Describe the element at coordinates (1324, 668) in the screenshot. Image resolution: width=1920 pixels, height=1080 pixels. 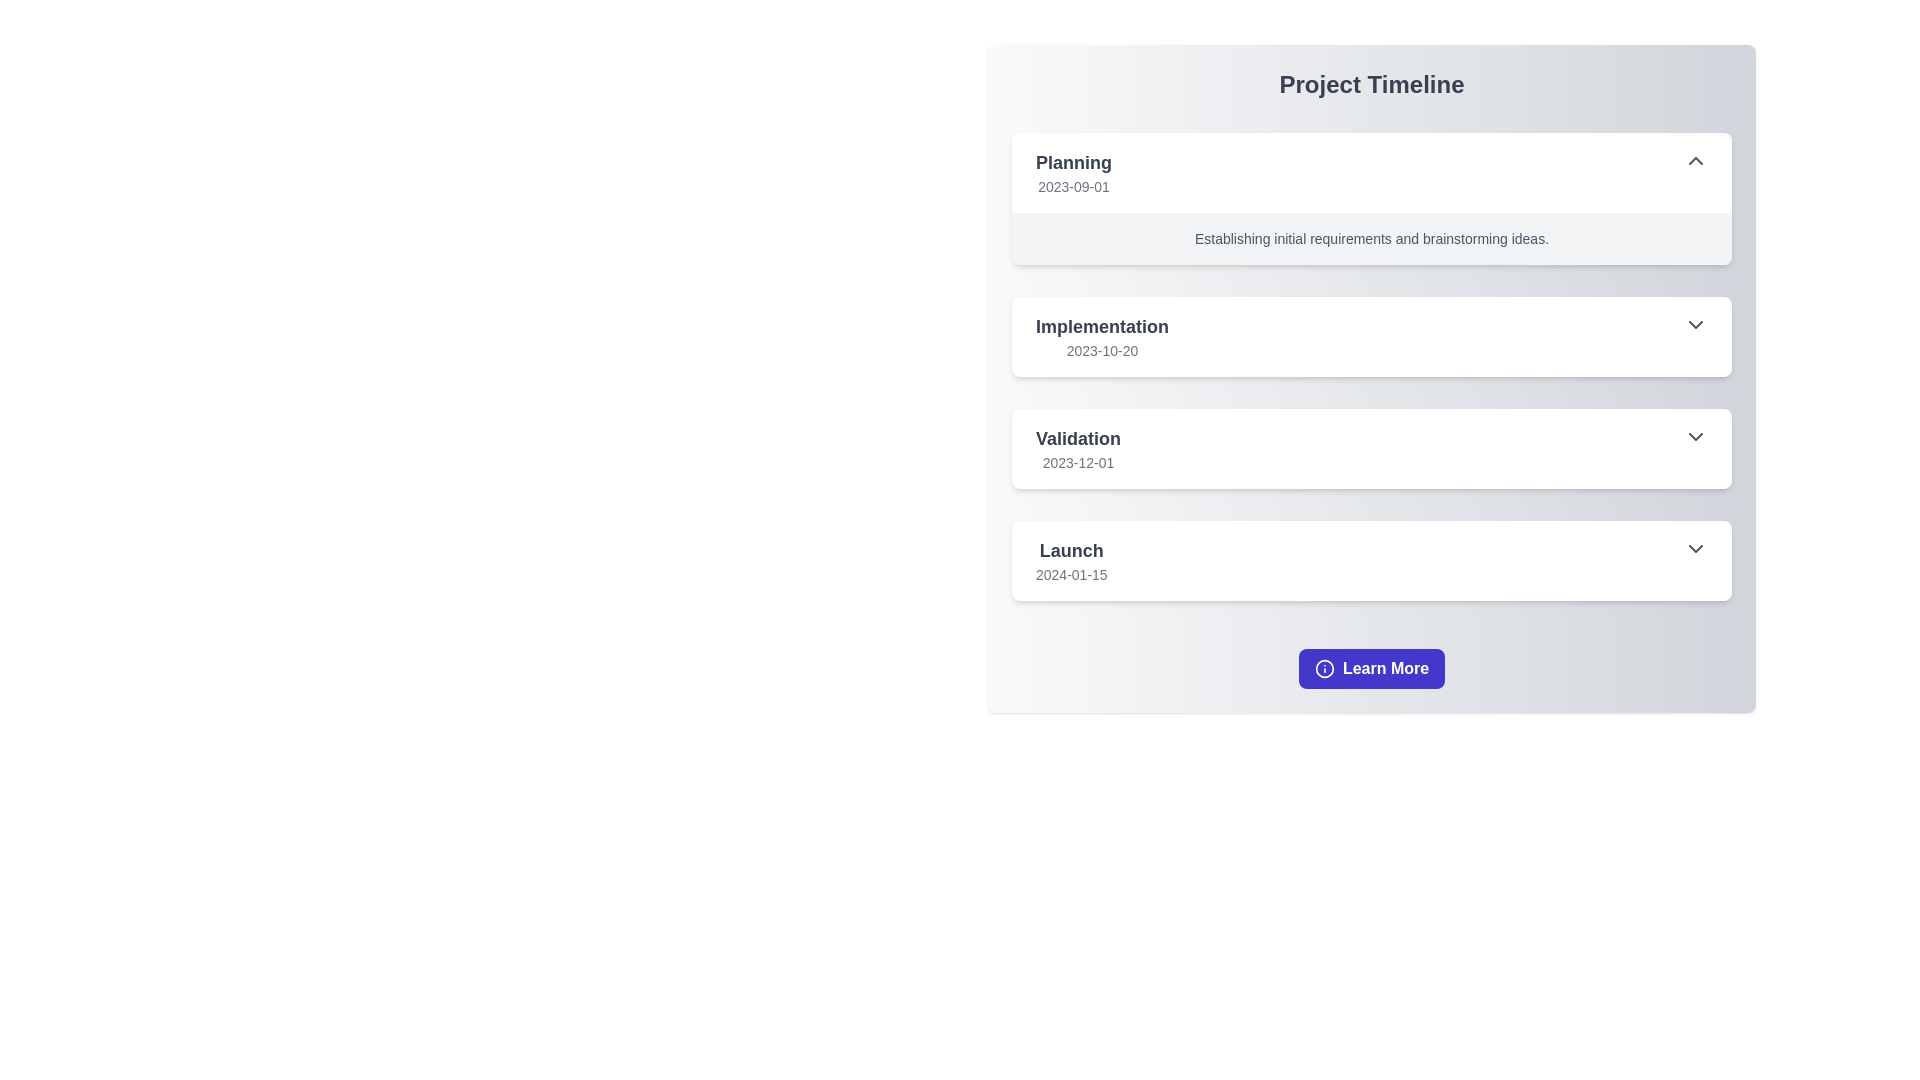
I see `the small circular blue icon with a vertical line and a dot, located inside the 'Learn More' button at the bottom-center of the interface` at that location.